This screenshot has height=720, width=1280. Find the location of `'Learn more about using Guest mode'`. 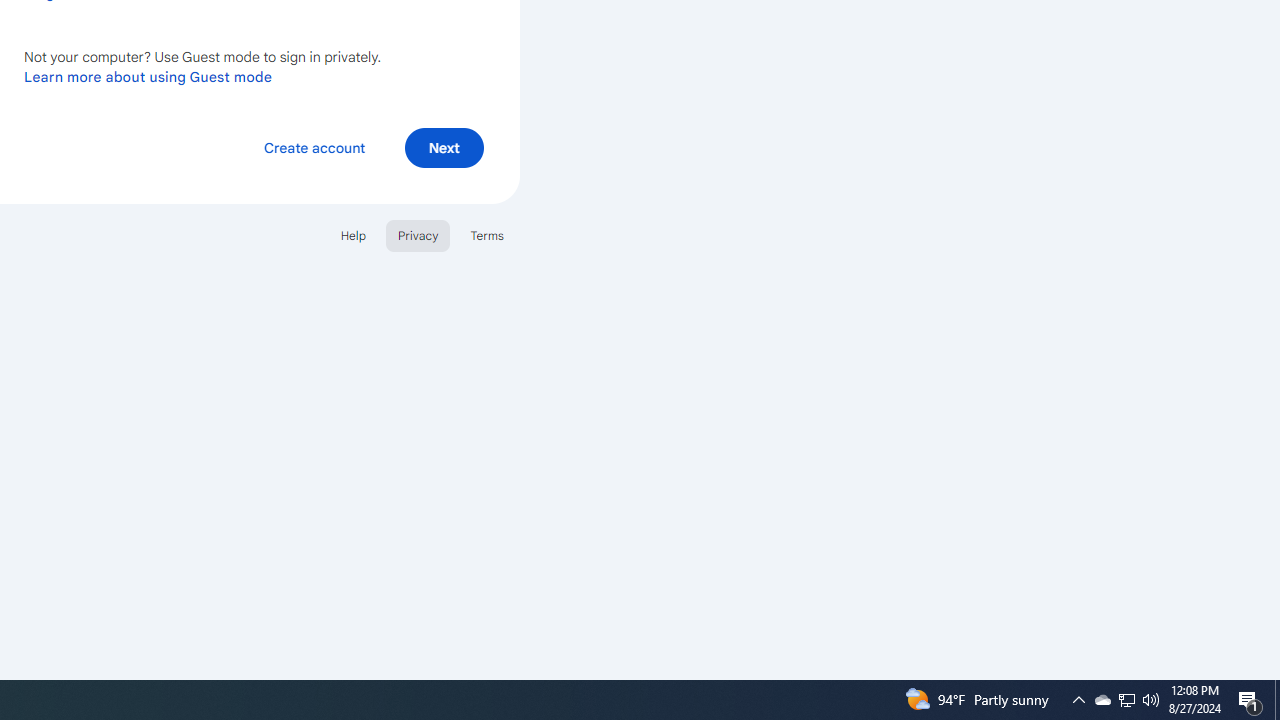

'Learn more about using Guest mode' is located at coordinates (147, 75).